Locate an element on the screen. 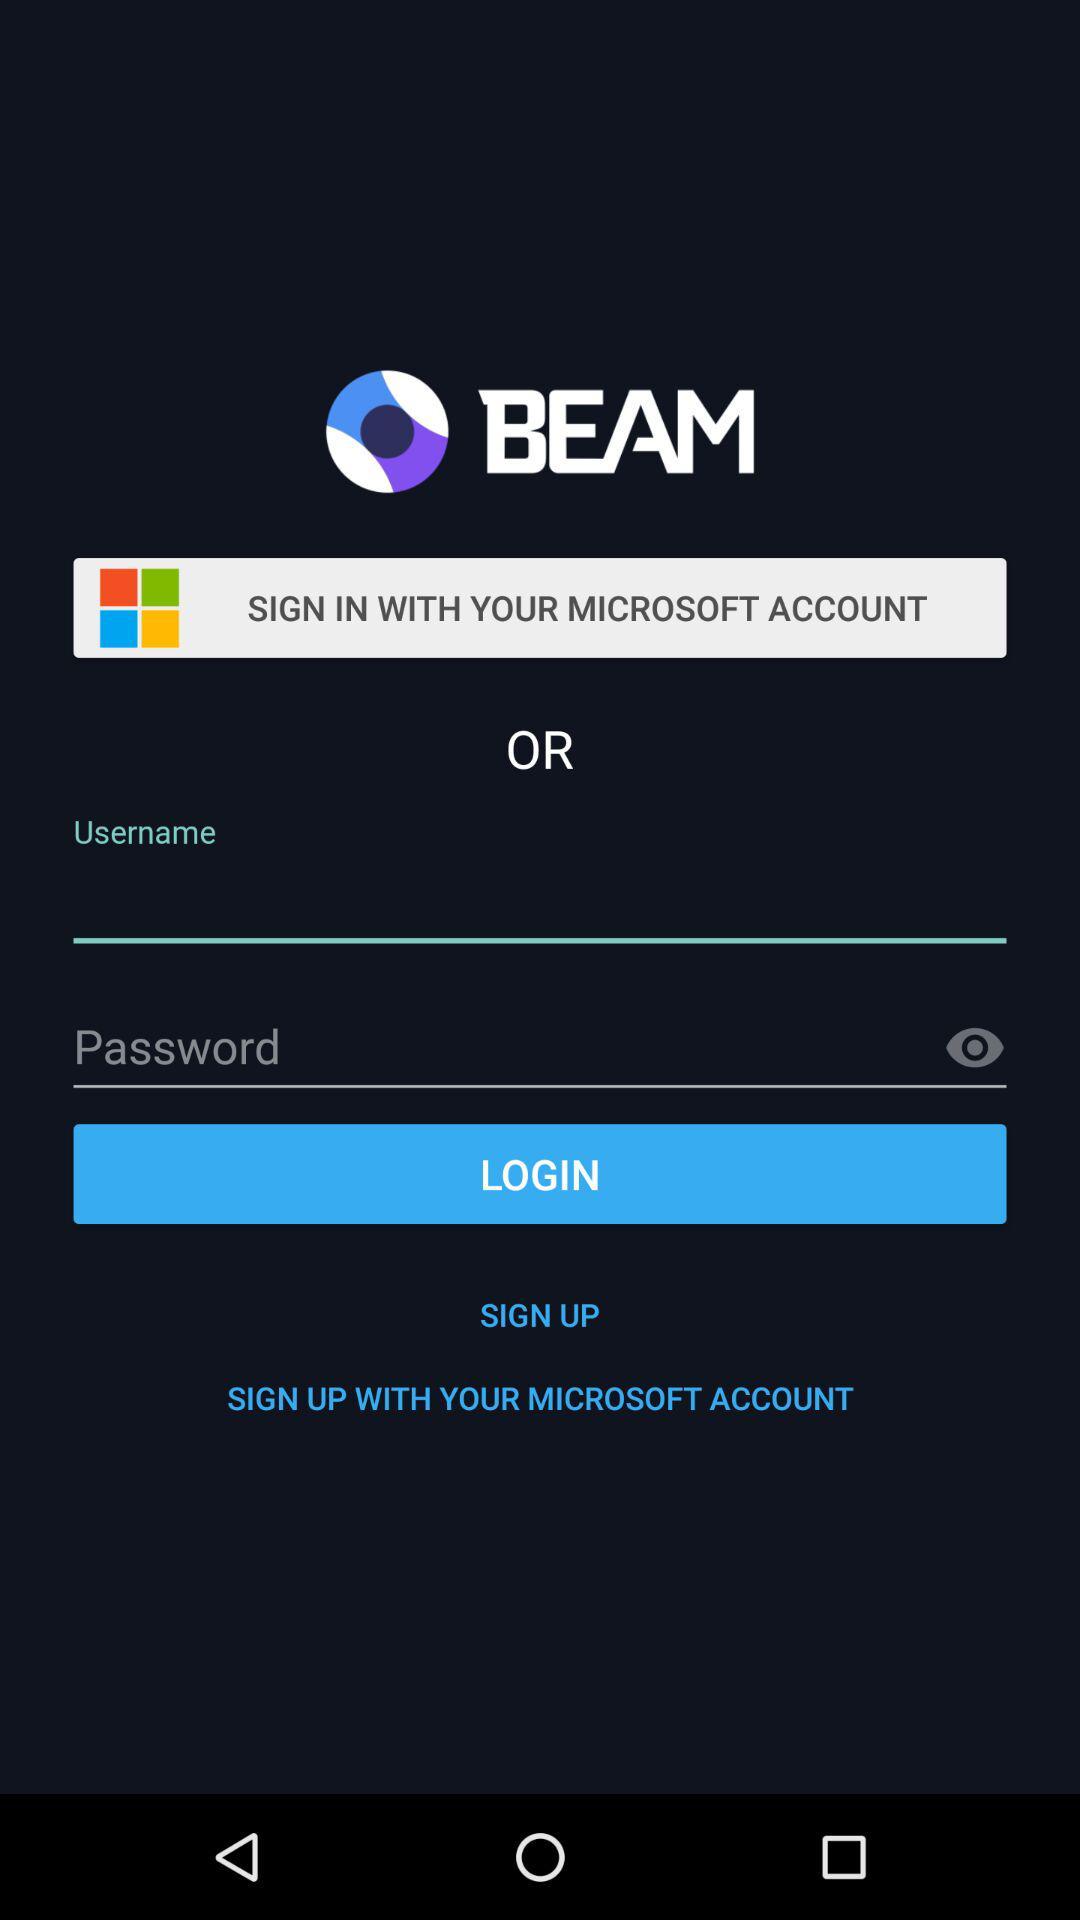 The height and width of the screenshot is (1920, 1080). user name is located at coordinates (540, 901).